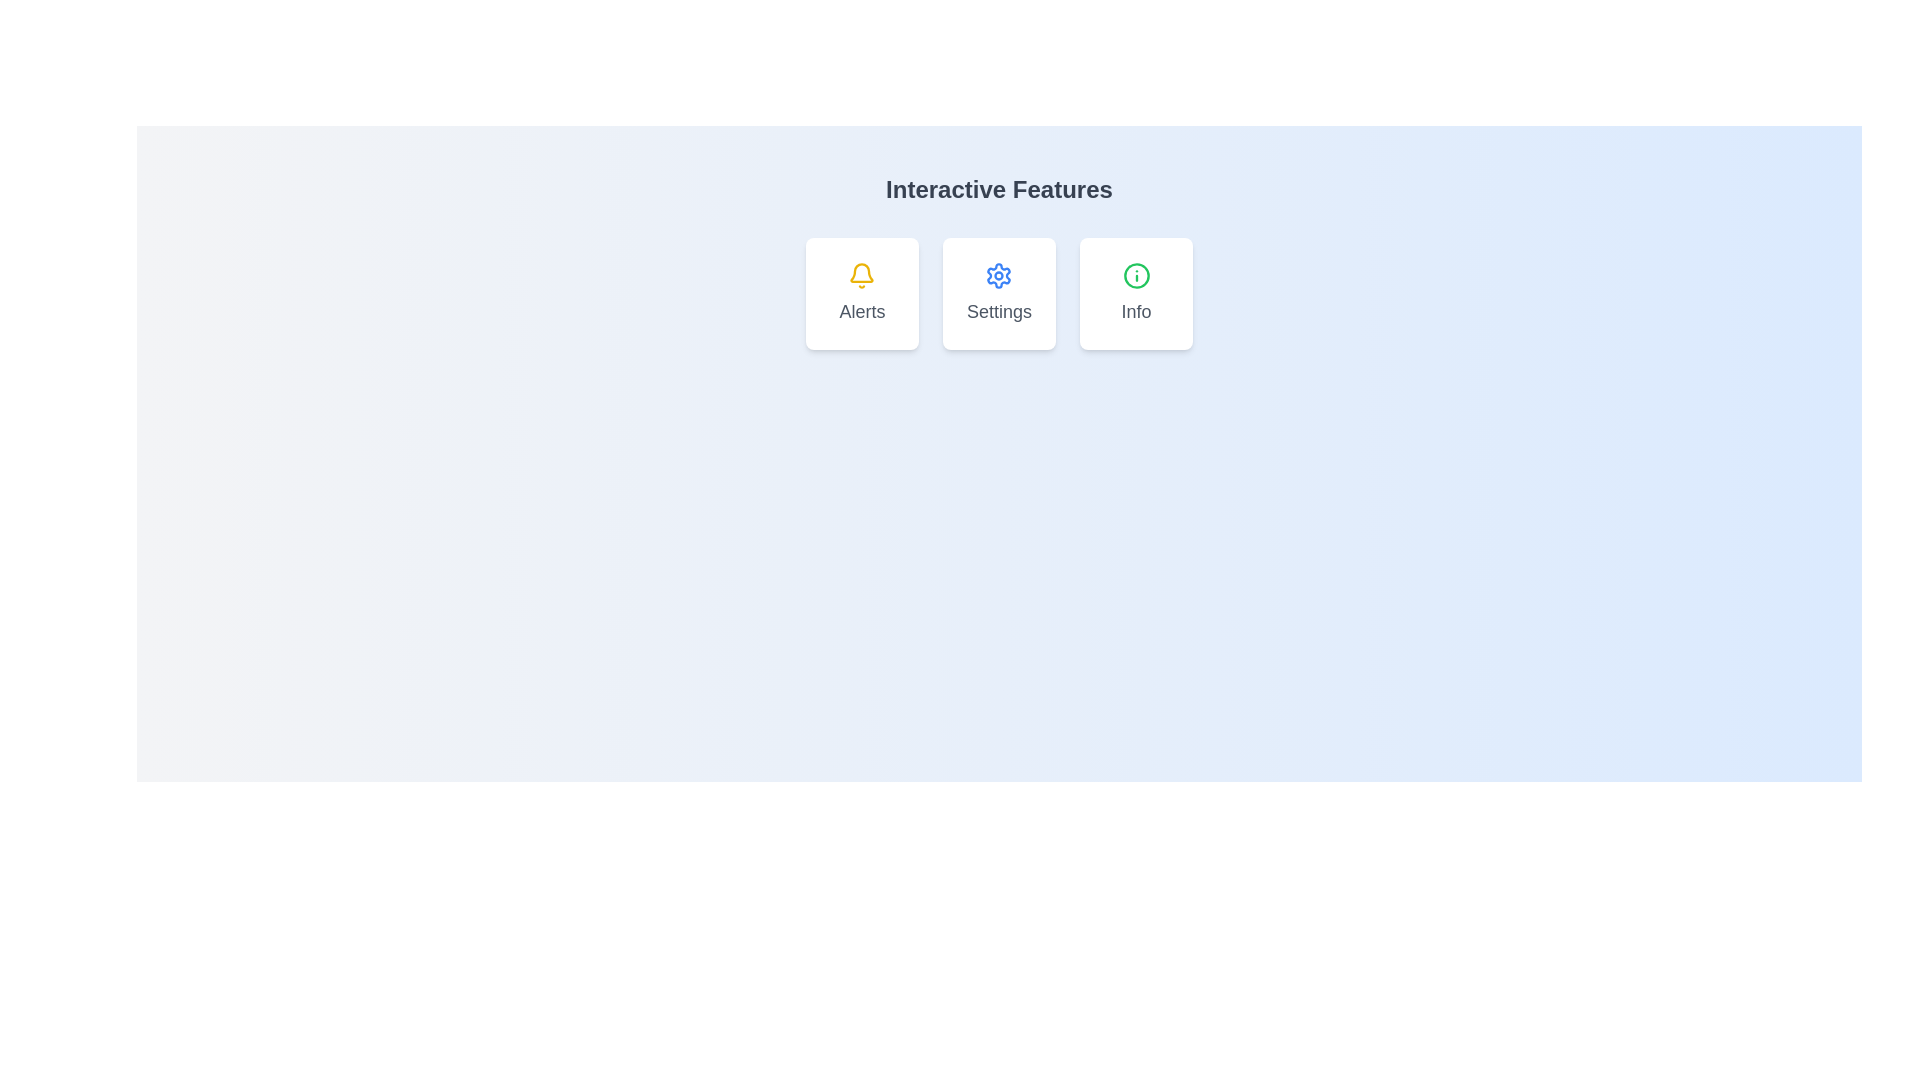 The image size is (1920, 1080). I want to click on the inner curve of the yellow bell icon located in the 'Alerts' section of the interface, so click(862, 273).